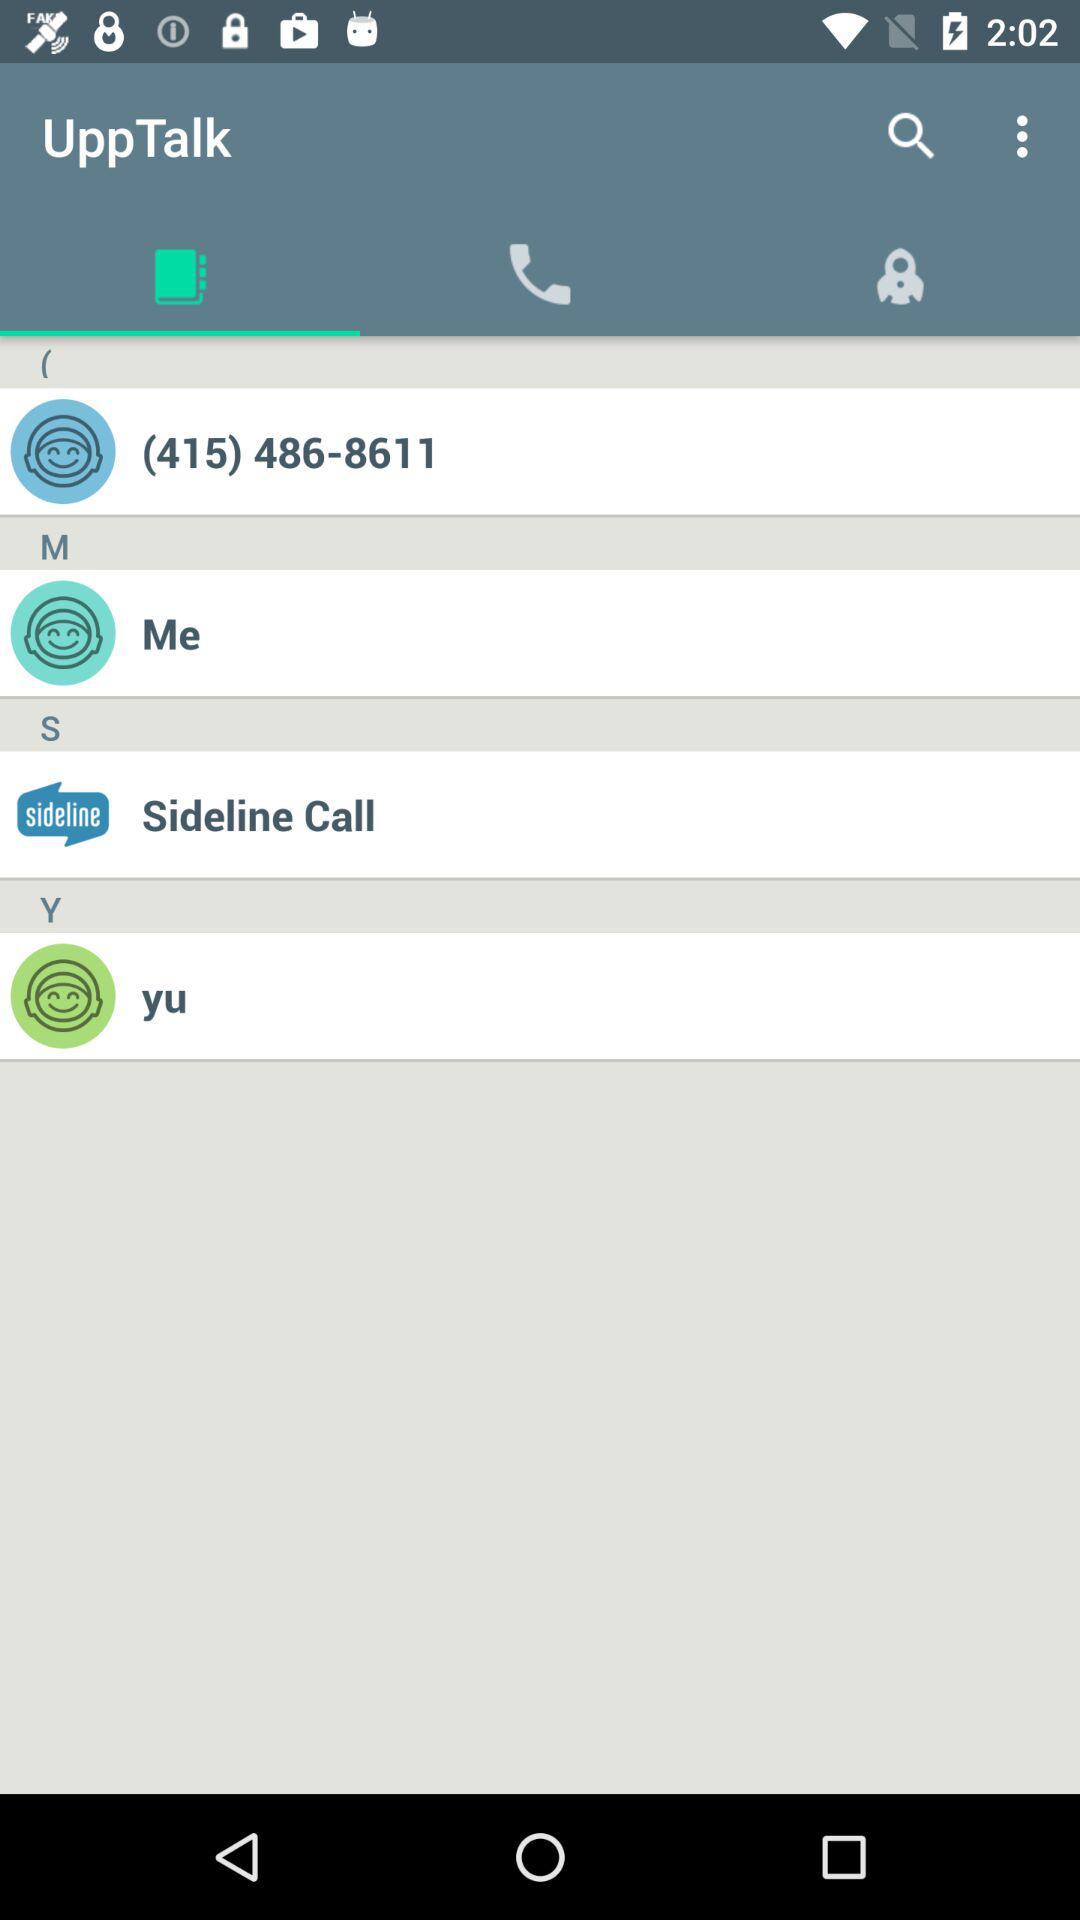 Image resolution: width=1080 pixels, height=1920 pixels. I want to click on the item below the me icon, so click(609, 814).